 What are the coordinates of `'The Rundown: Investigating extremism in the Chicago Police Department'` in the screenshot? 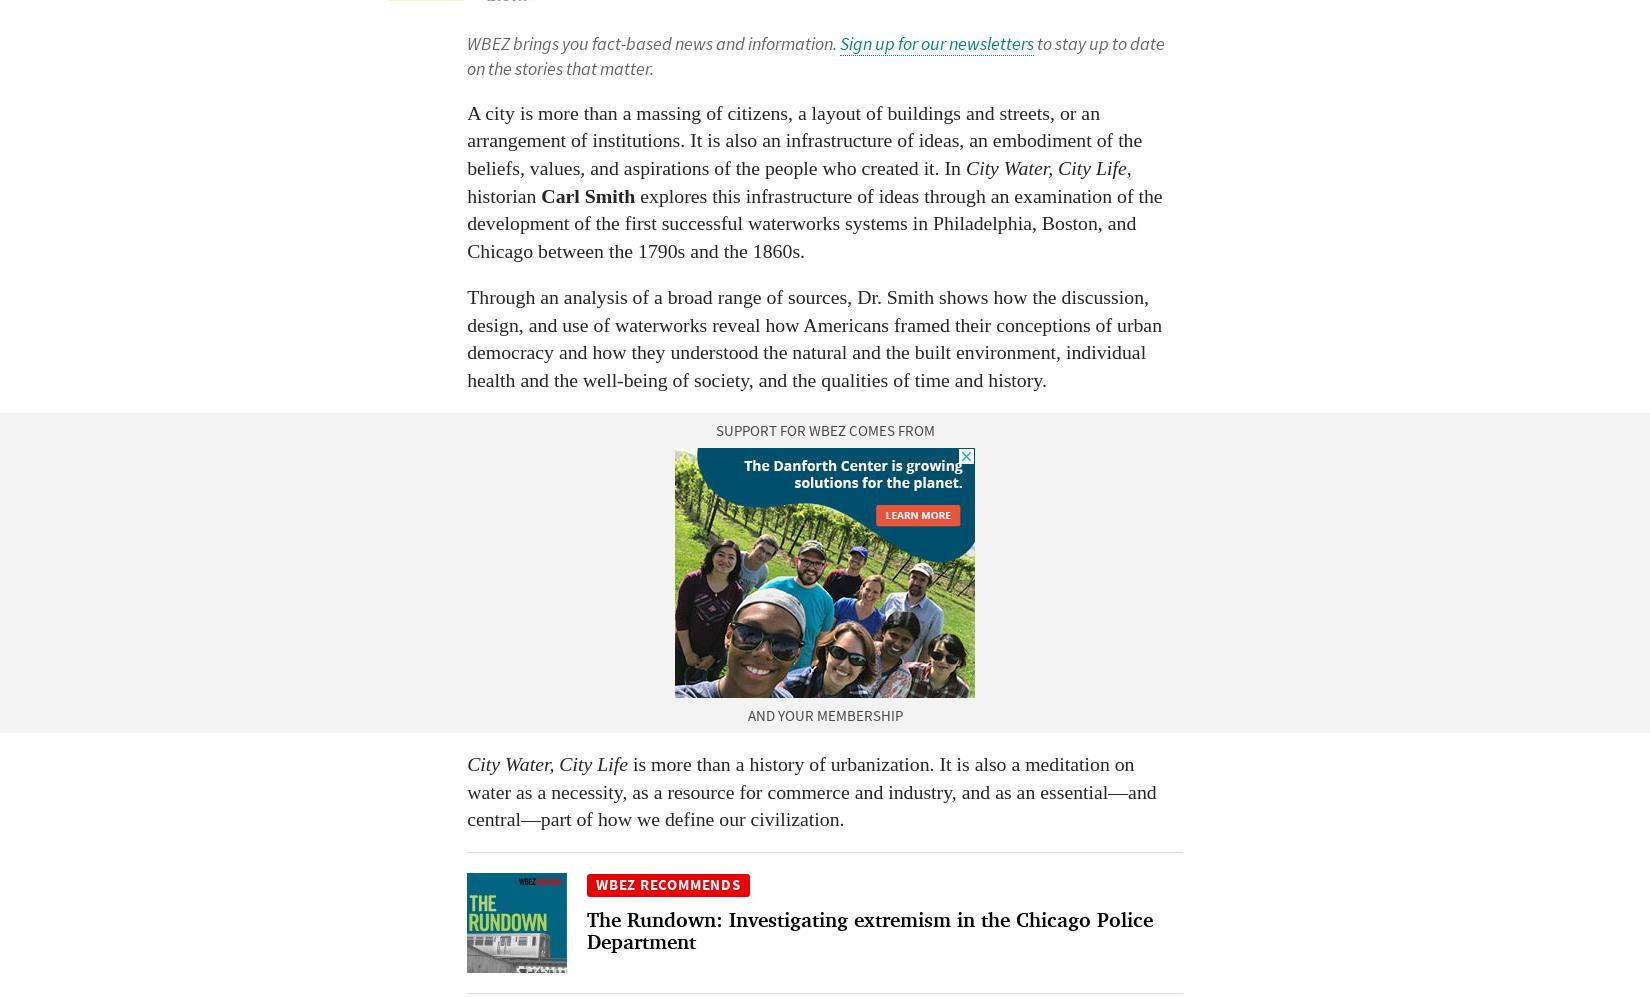 It's located at (869, 930).